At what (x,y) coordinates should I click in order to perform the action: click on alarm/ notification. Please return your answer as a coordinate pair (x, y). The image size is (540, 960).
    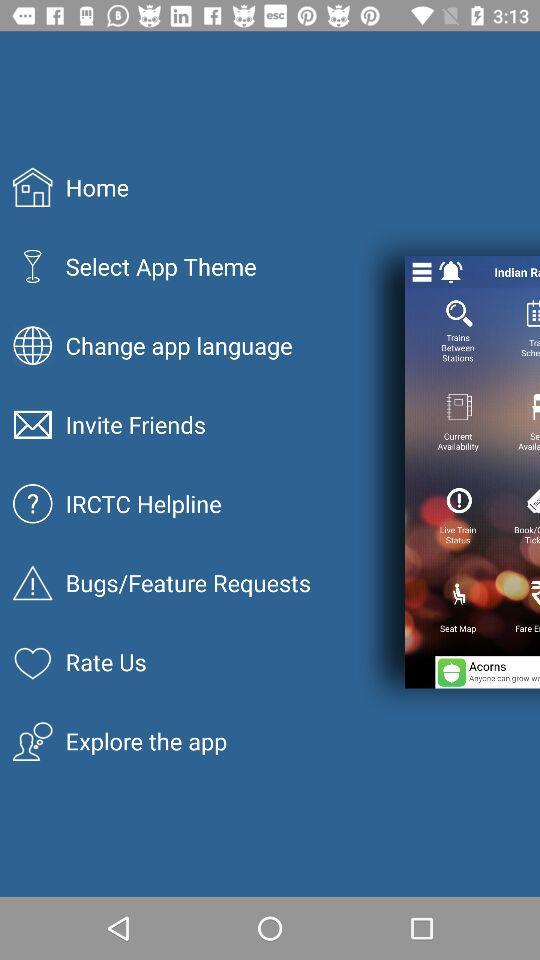
    Looking at the image, I should click on (451, 271).